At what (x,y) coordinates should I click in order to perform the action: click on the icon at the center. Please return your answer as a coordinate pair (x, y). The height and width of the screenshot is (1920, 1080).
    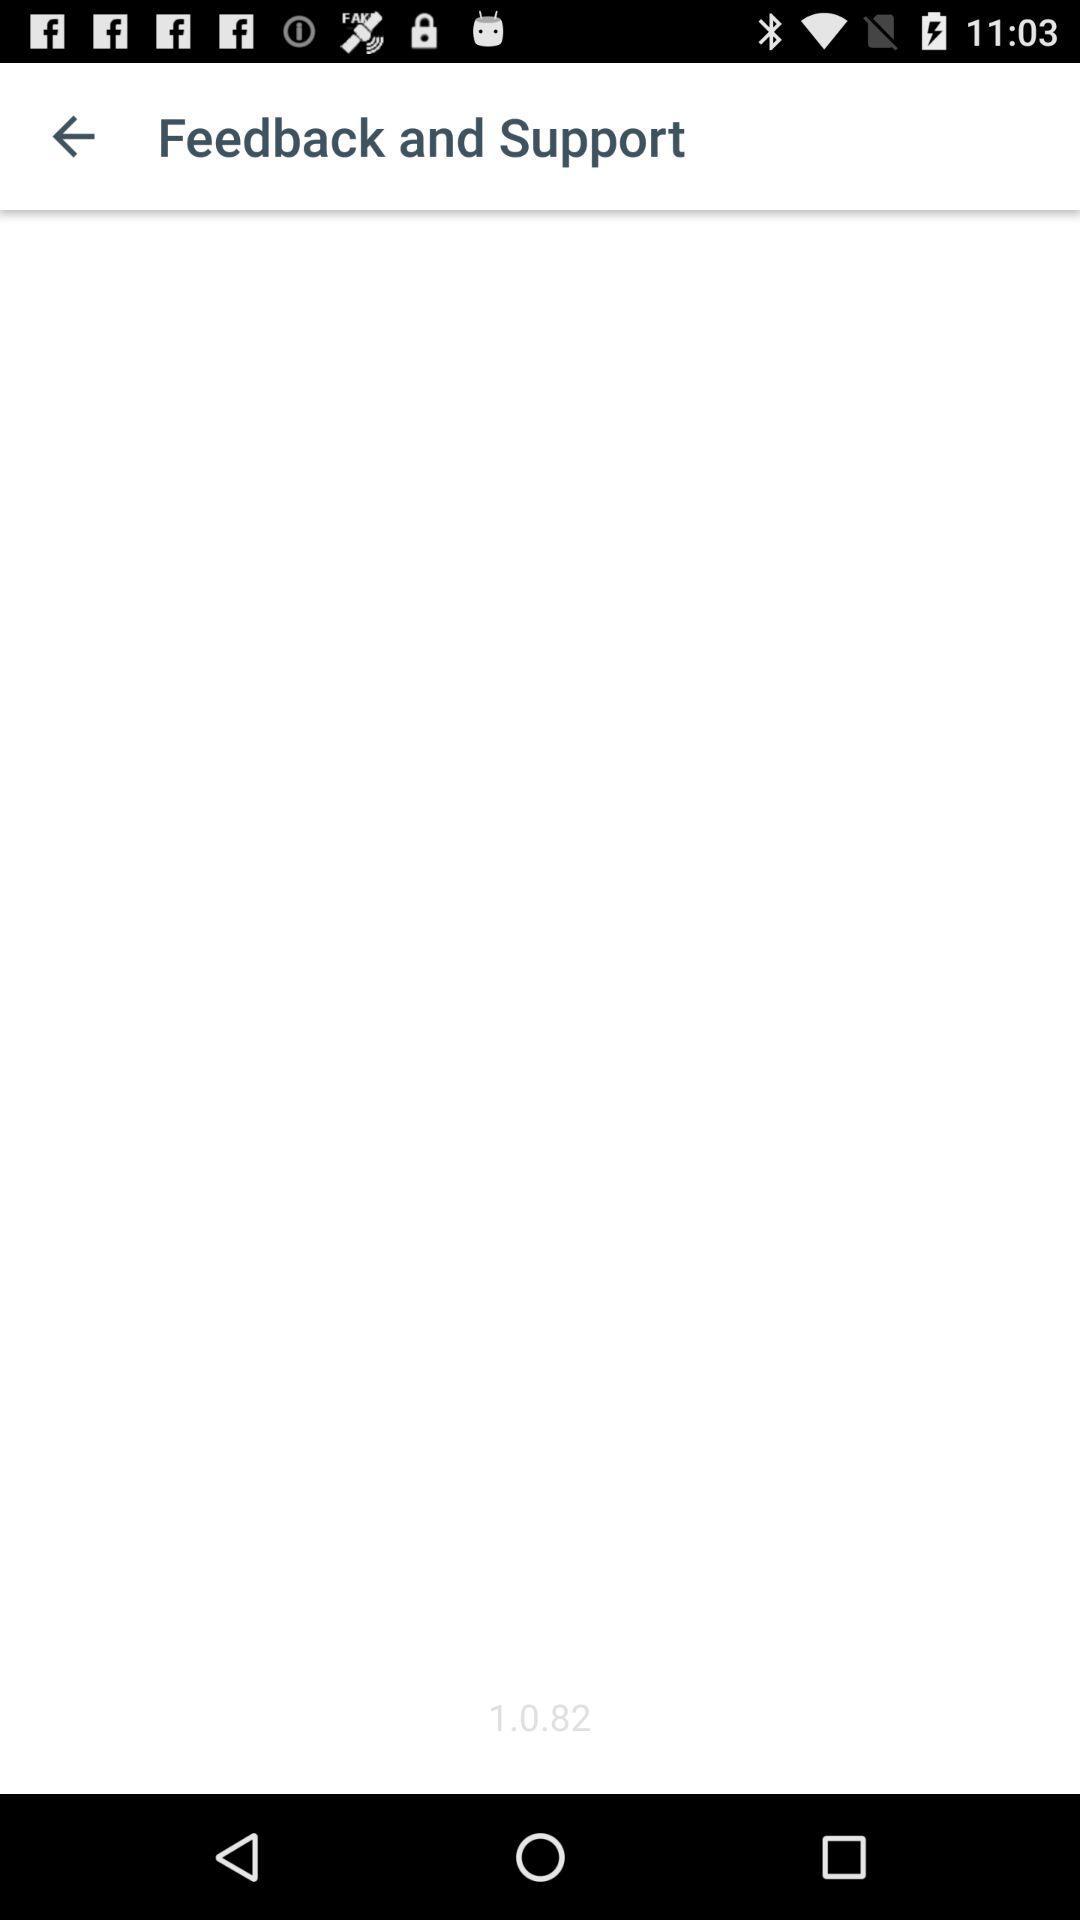
    Looking at the image, I should click on (540, 949).